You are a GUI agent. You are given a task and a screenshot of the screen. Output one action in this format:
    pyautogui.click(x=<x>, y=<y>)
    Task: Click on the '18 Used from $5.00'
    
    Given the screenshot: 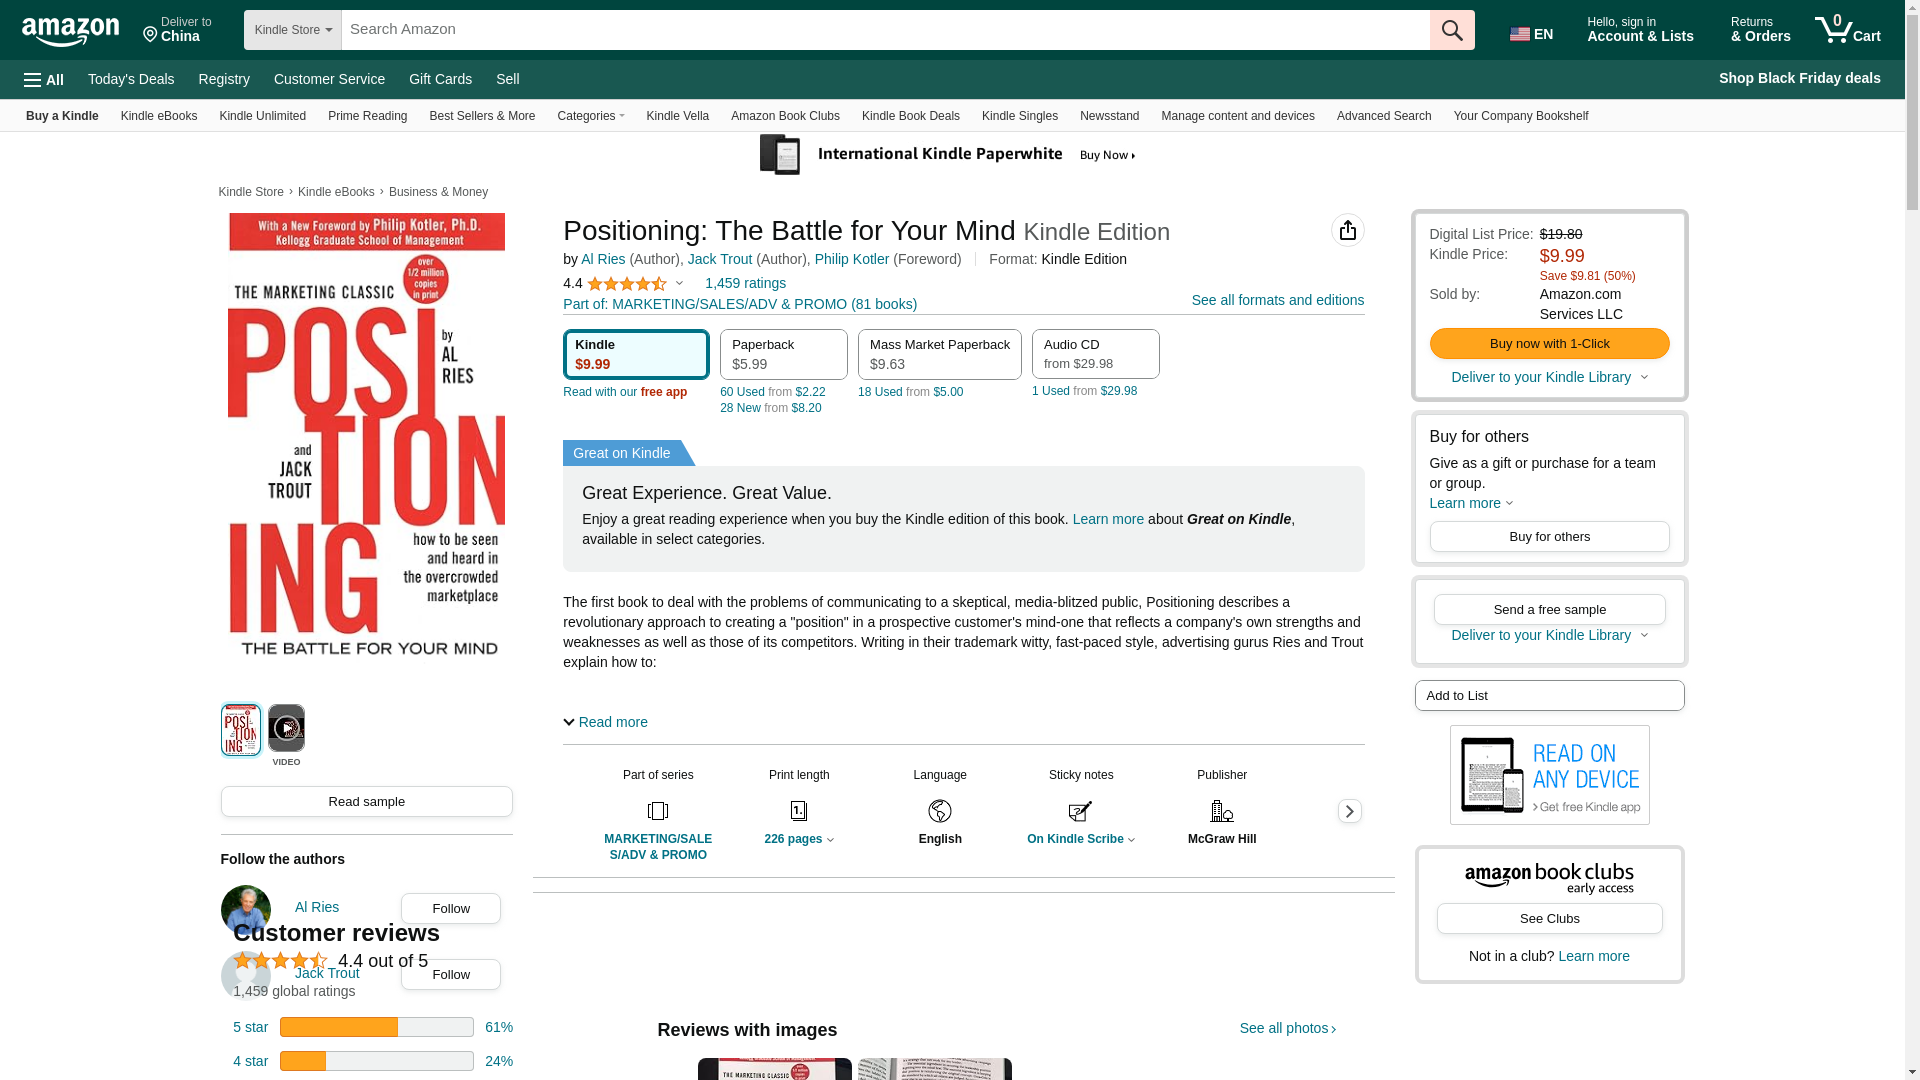 What is the action you would take?
    pyautogui.click(x=909, y=392)
    